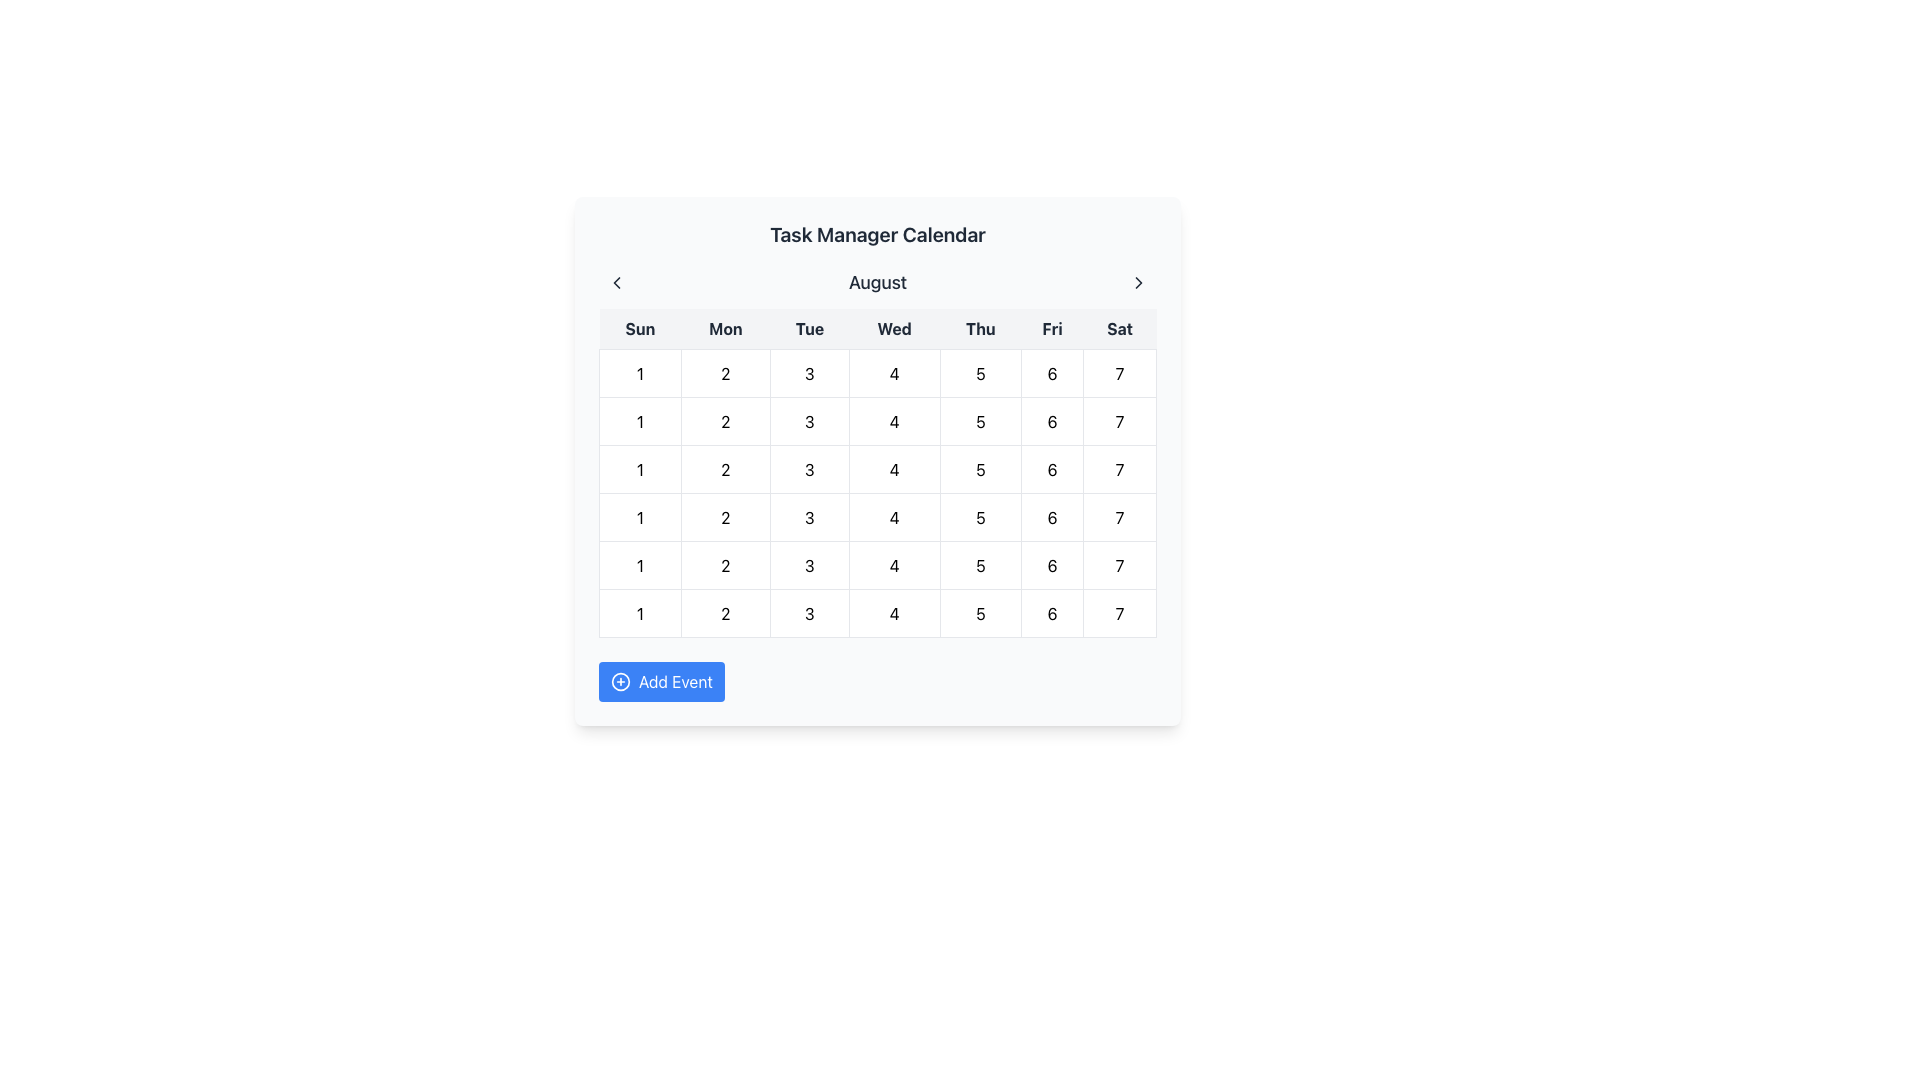 The height and width of the screenshot is (1080, 1920). I want to click on the Text element displaying the number '5' in the calendar grid, so click(980, 420).